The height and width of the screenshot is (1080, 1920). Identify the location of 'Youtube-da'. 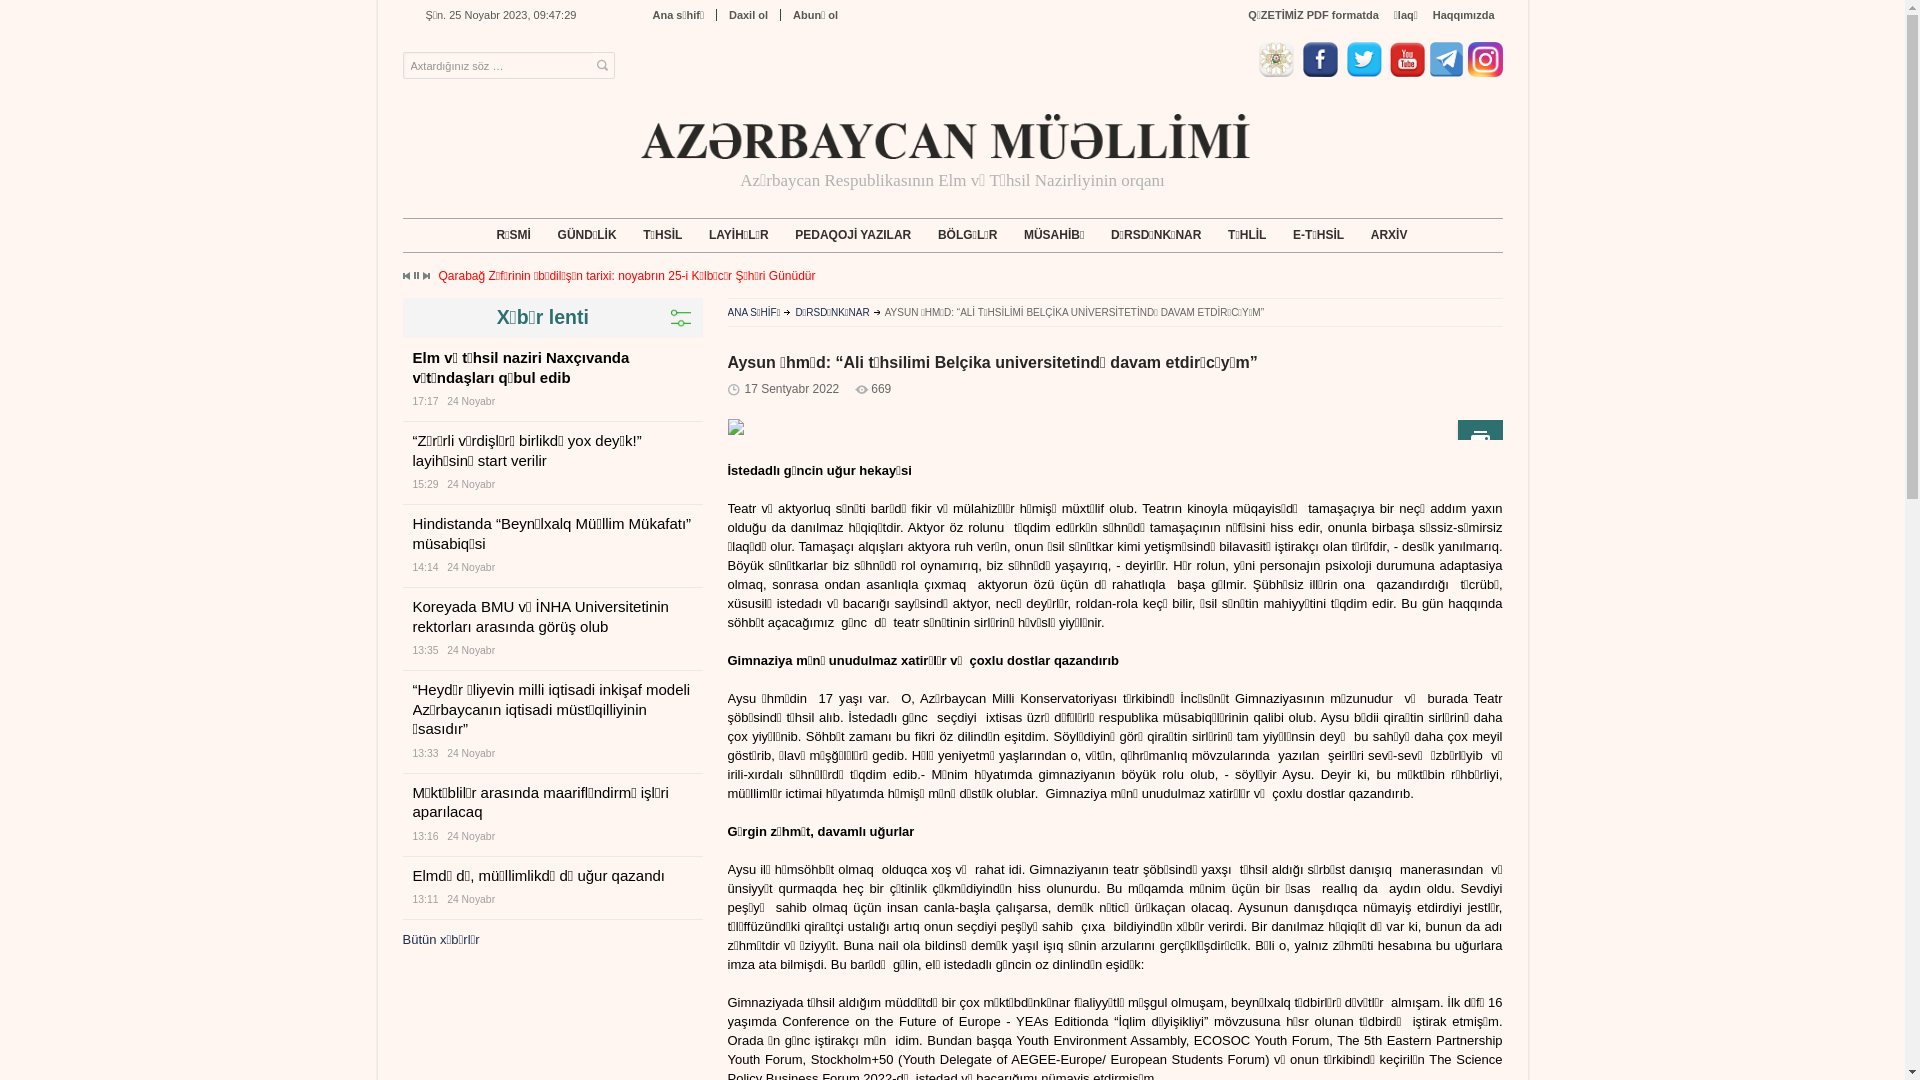
(1389, 71).